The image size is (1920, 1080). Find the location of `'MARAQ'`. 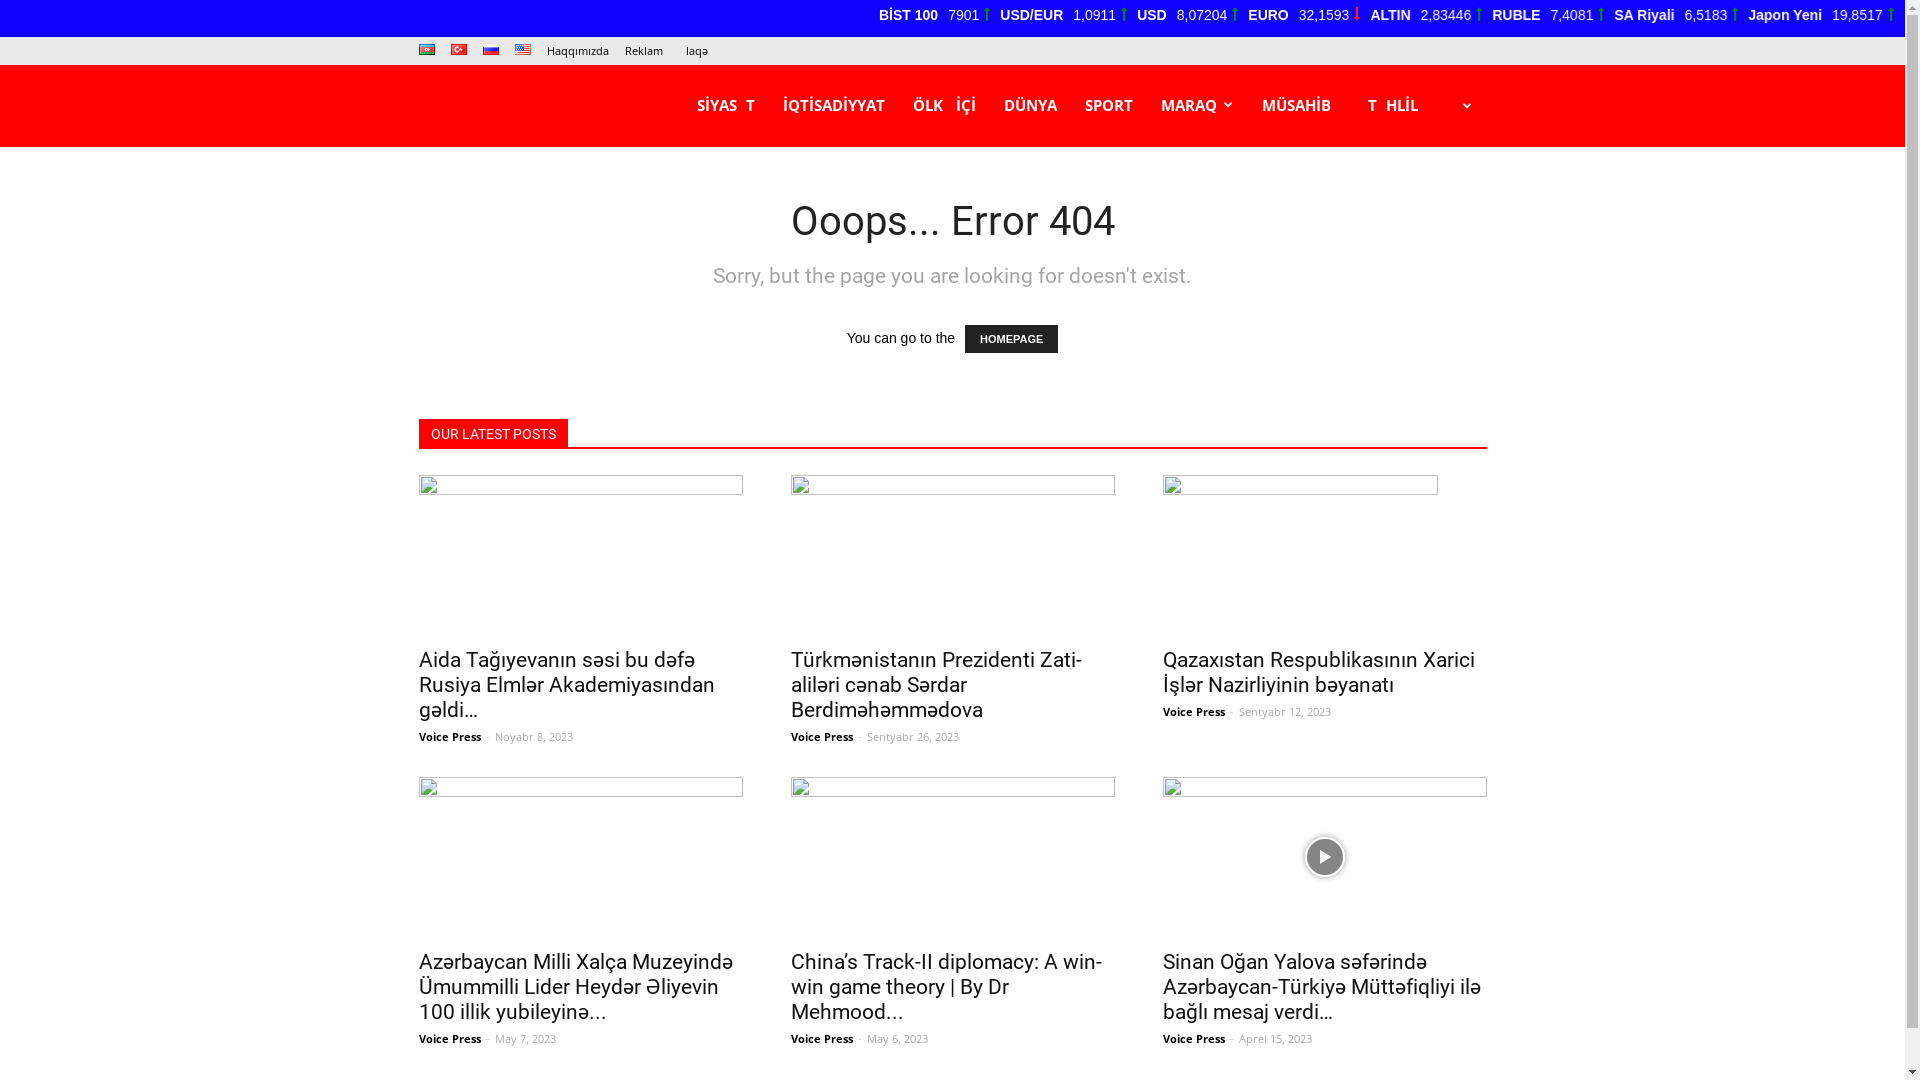

'MARAQ' is located at coordinates (1196, 104).